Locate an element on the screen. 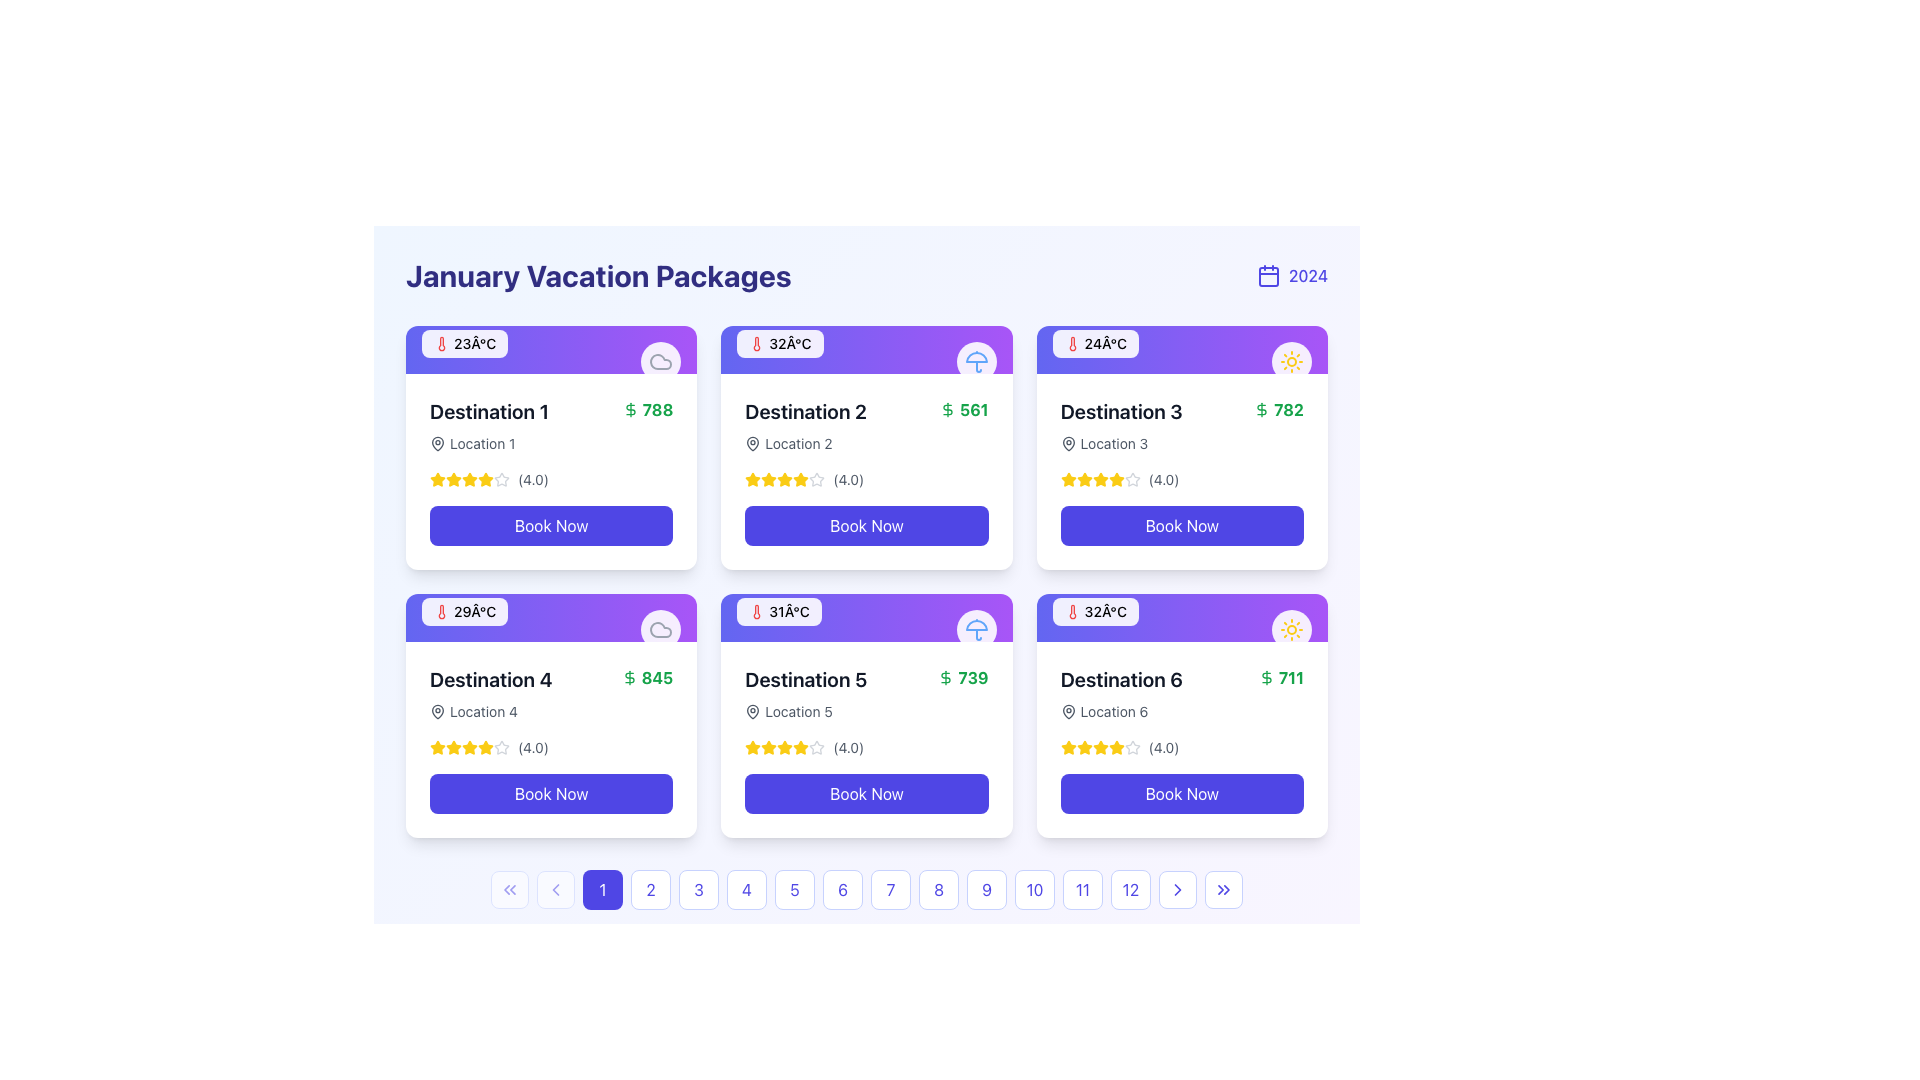 The width and height of the screenshot is (1920, 1080). price value displayed in the Price indicator (text and icon component) located in the top-right corner of the card for 'Destination 1' is located at coordinates (648, 408).